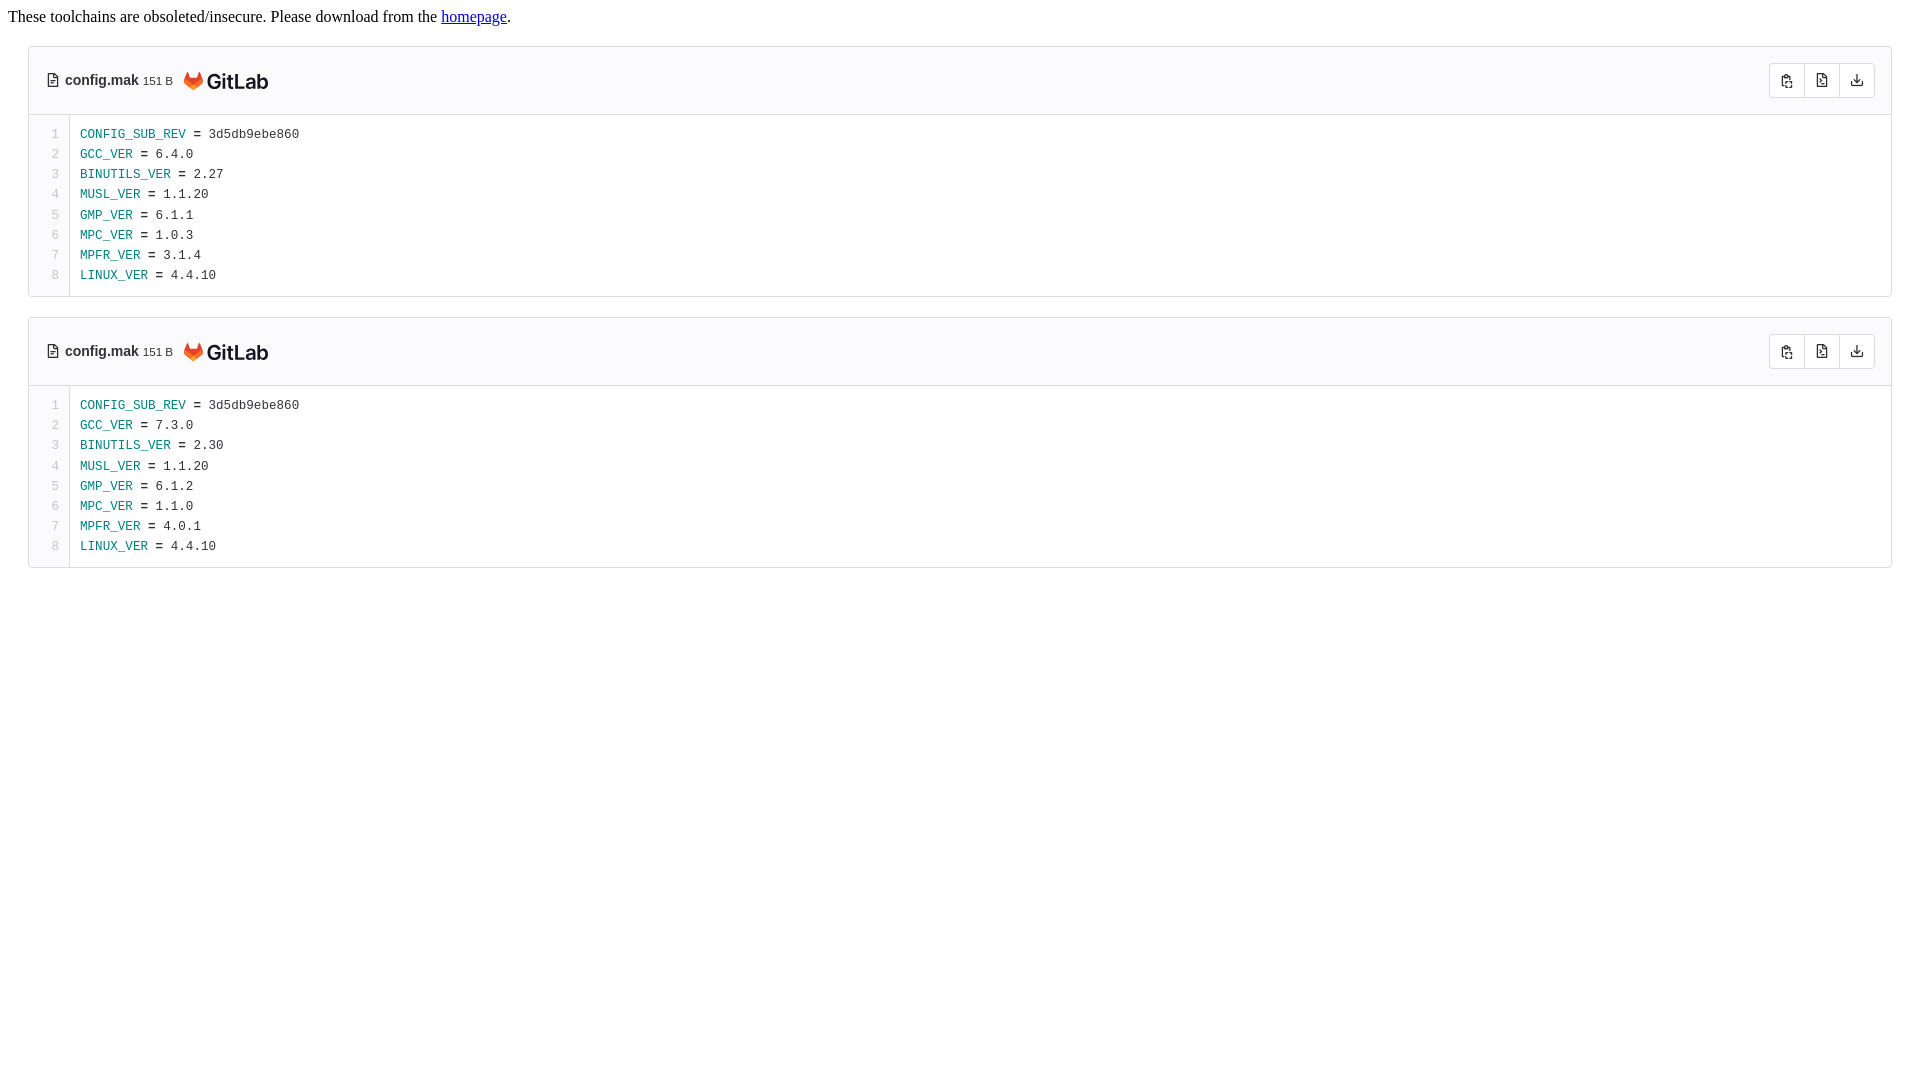  Describe the element at coordinates (1786, 350) in the screenshot. I see `'Copy snippet contents'` at that location.